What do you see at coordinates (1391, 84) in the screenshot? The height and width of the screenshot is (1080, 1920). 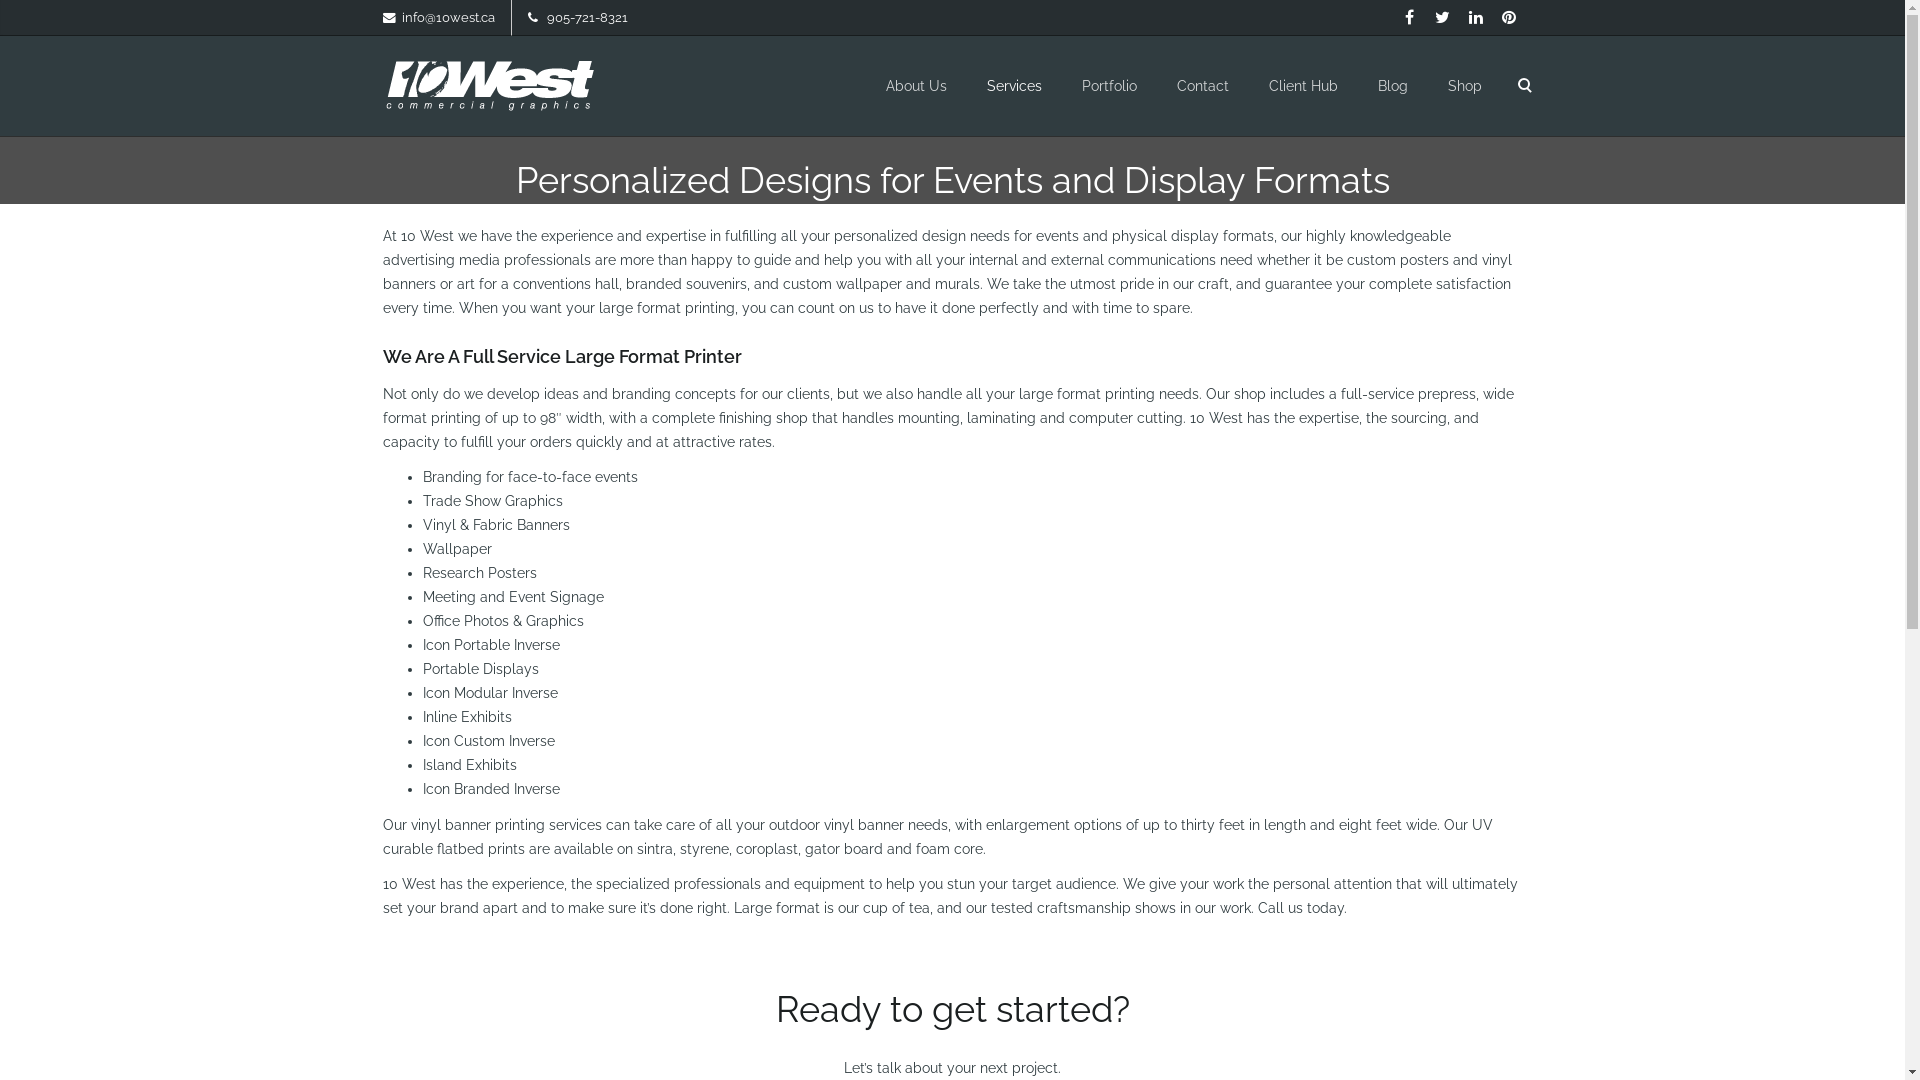 I see `'Blog'` at bounding box center [1391, 84].